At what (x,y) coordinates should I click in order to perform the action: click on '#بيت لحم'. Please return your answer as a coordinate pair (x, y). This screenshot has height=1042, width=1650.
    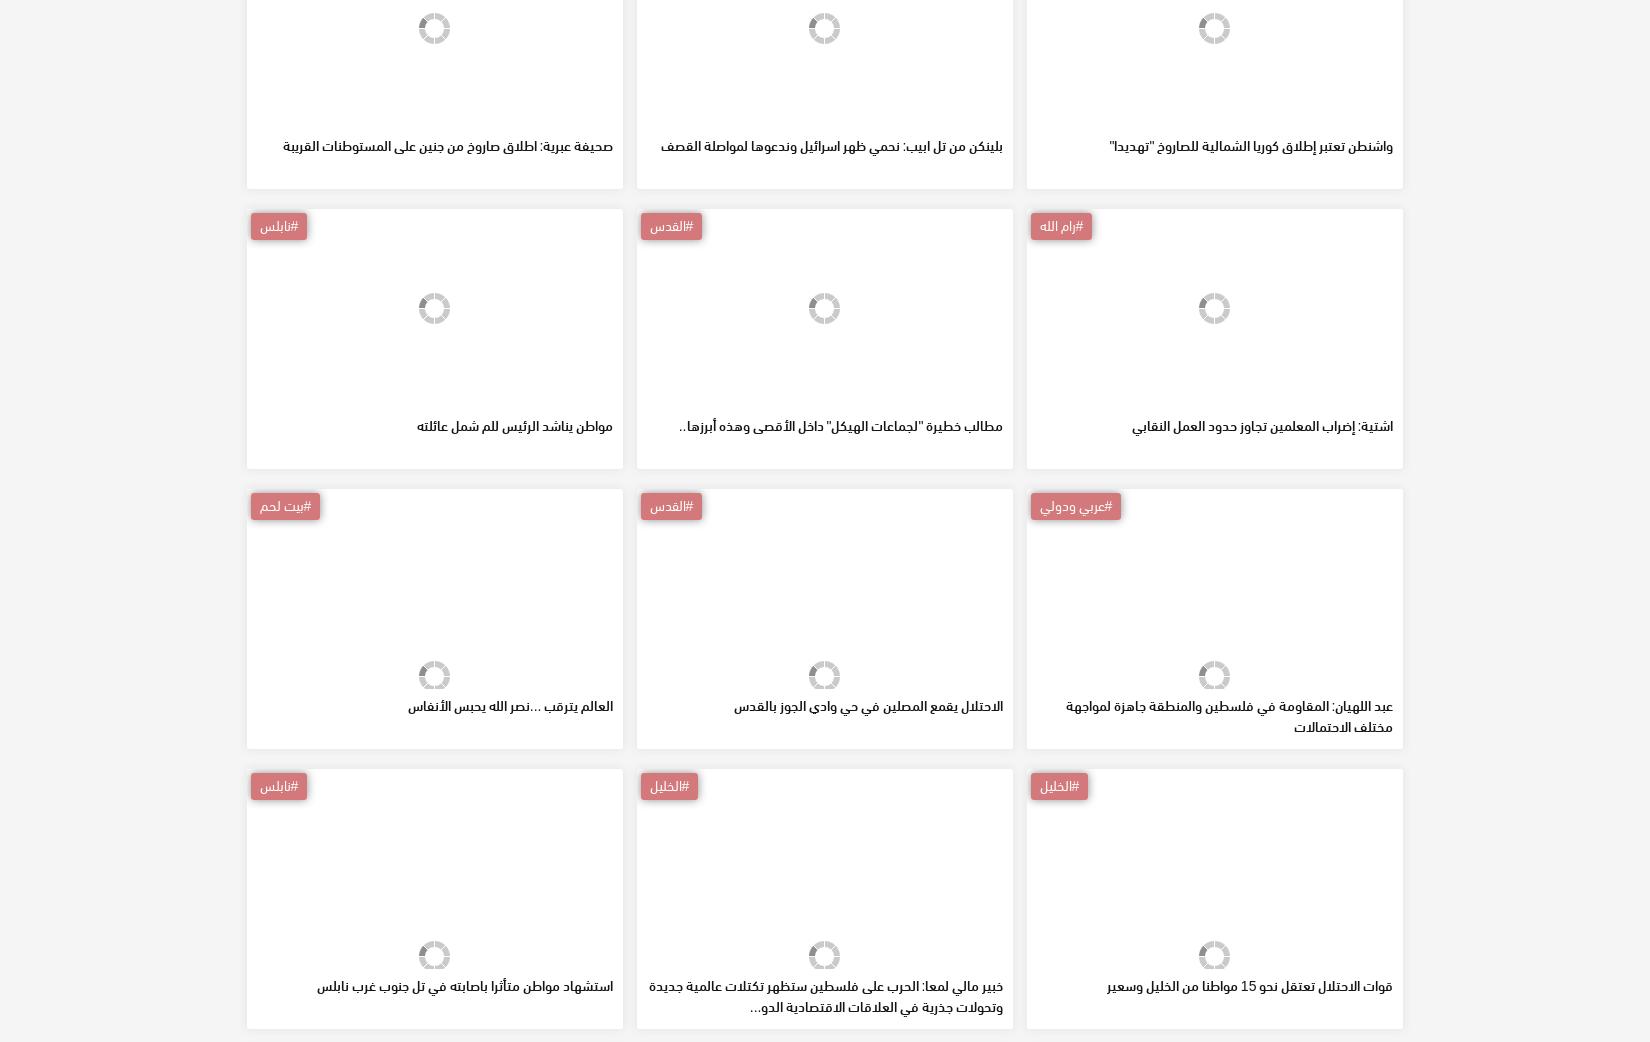
    Looking at the image, I should click on (284, 649).